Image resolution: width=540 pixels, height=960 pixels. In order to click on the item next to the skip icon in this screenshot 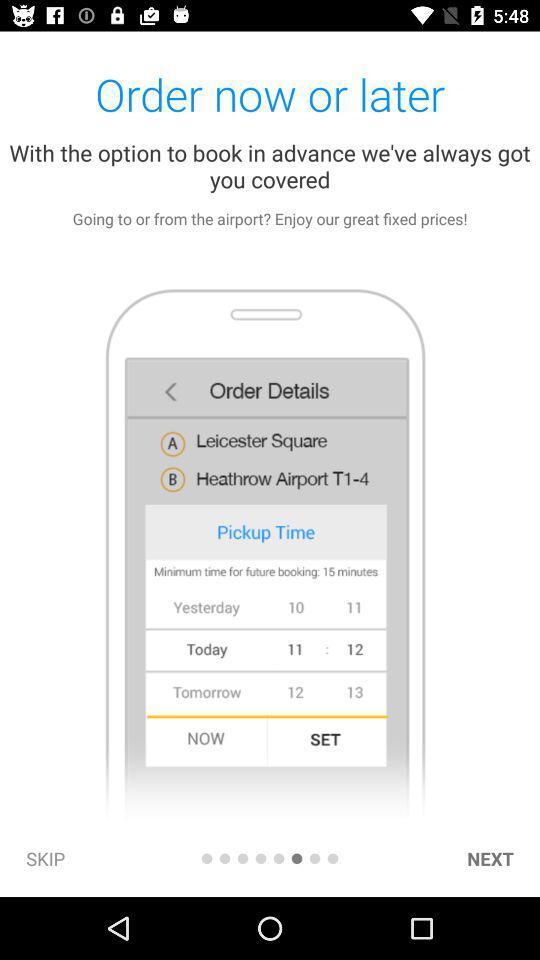, I will do `click(205, 857)`.